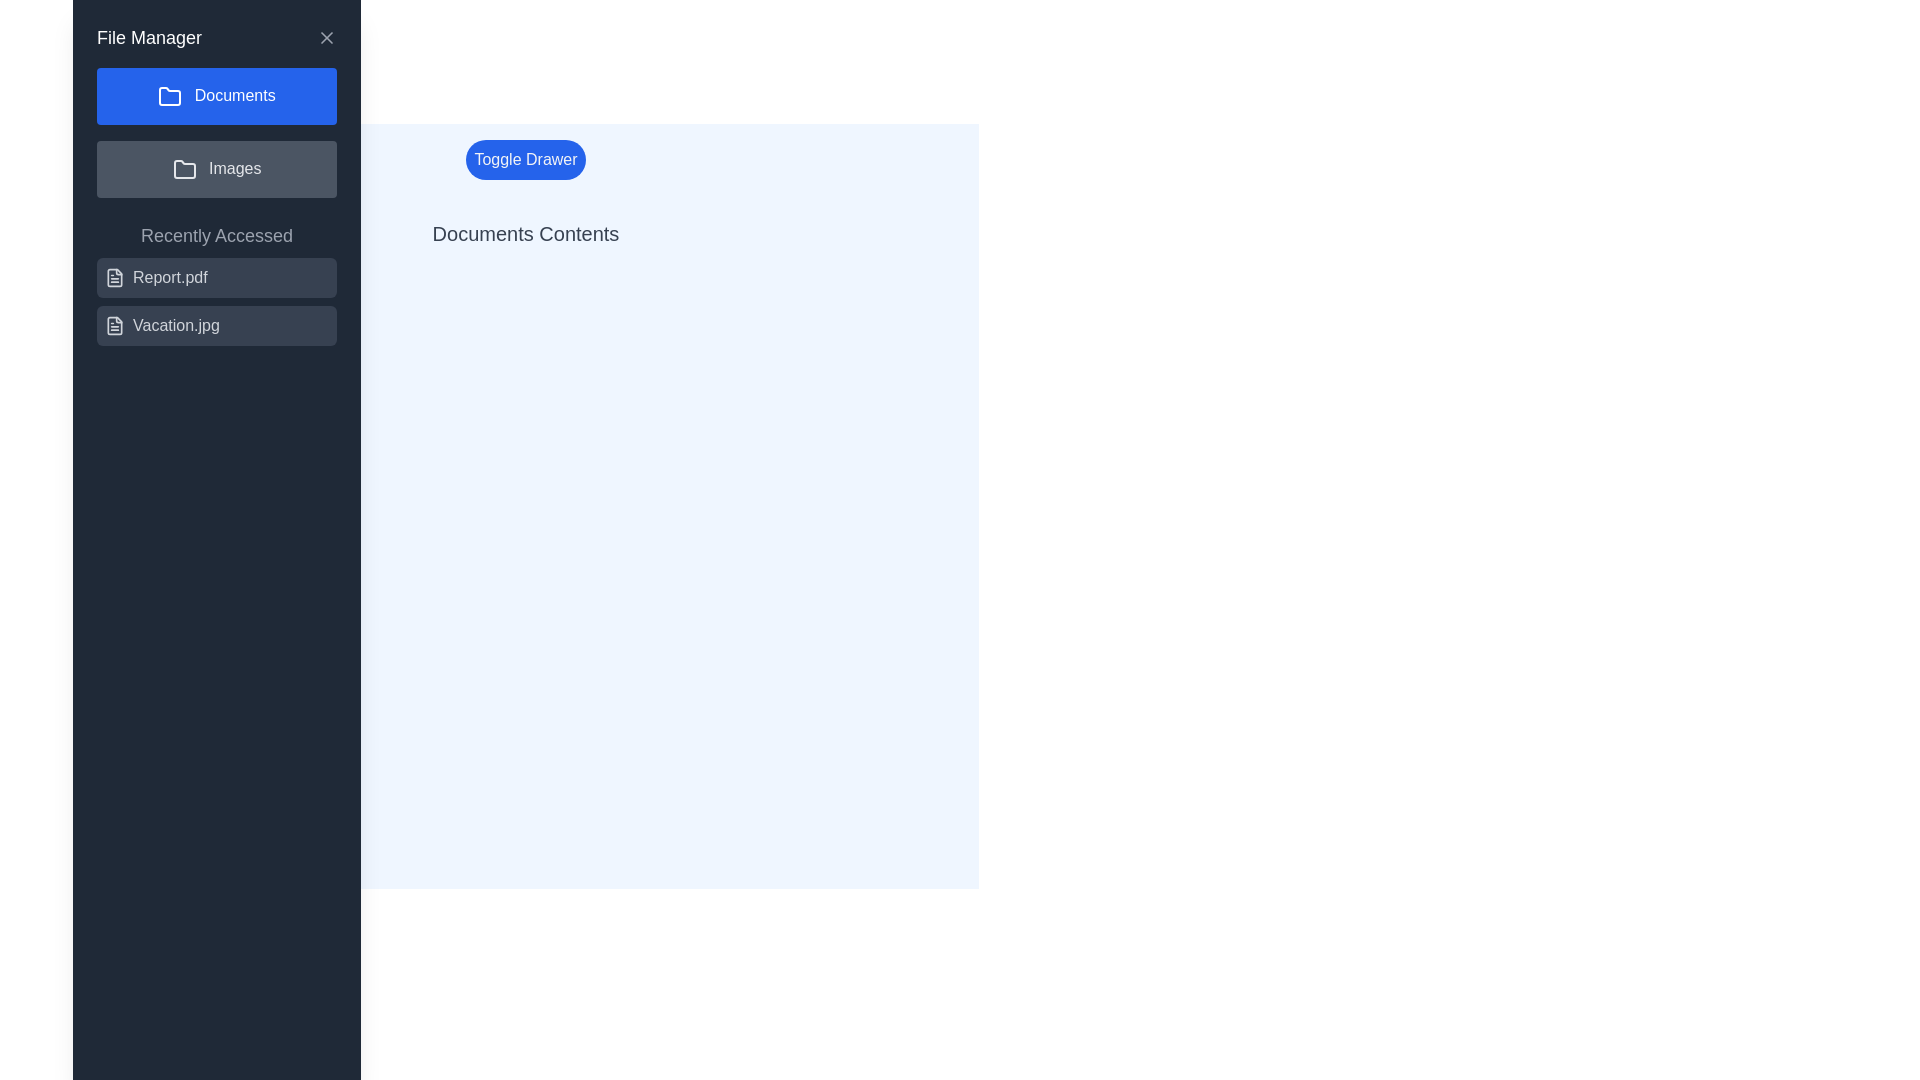  What do you see at coordinates (526, 233) in the screenshot?
I see `the 'Documents Contents' label, which introduces or categorizes a section and is positioned to the right of the 'Recently Accessed' label` at bounding box center [526, 233].